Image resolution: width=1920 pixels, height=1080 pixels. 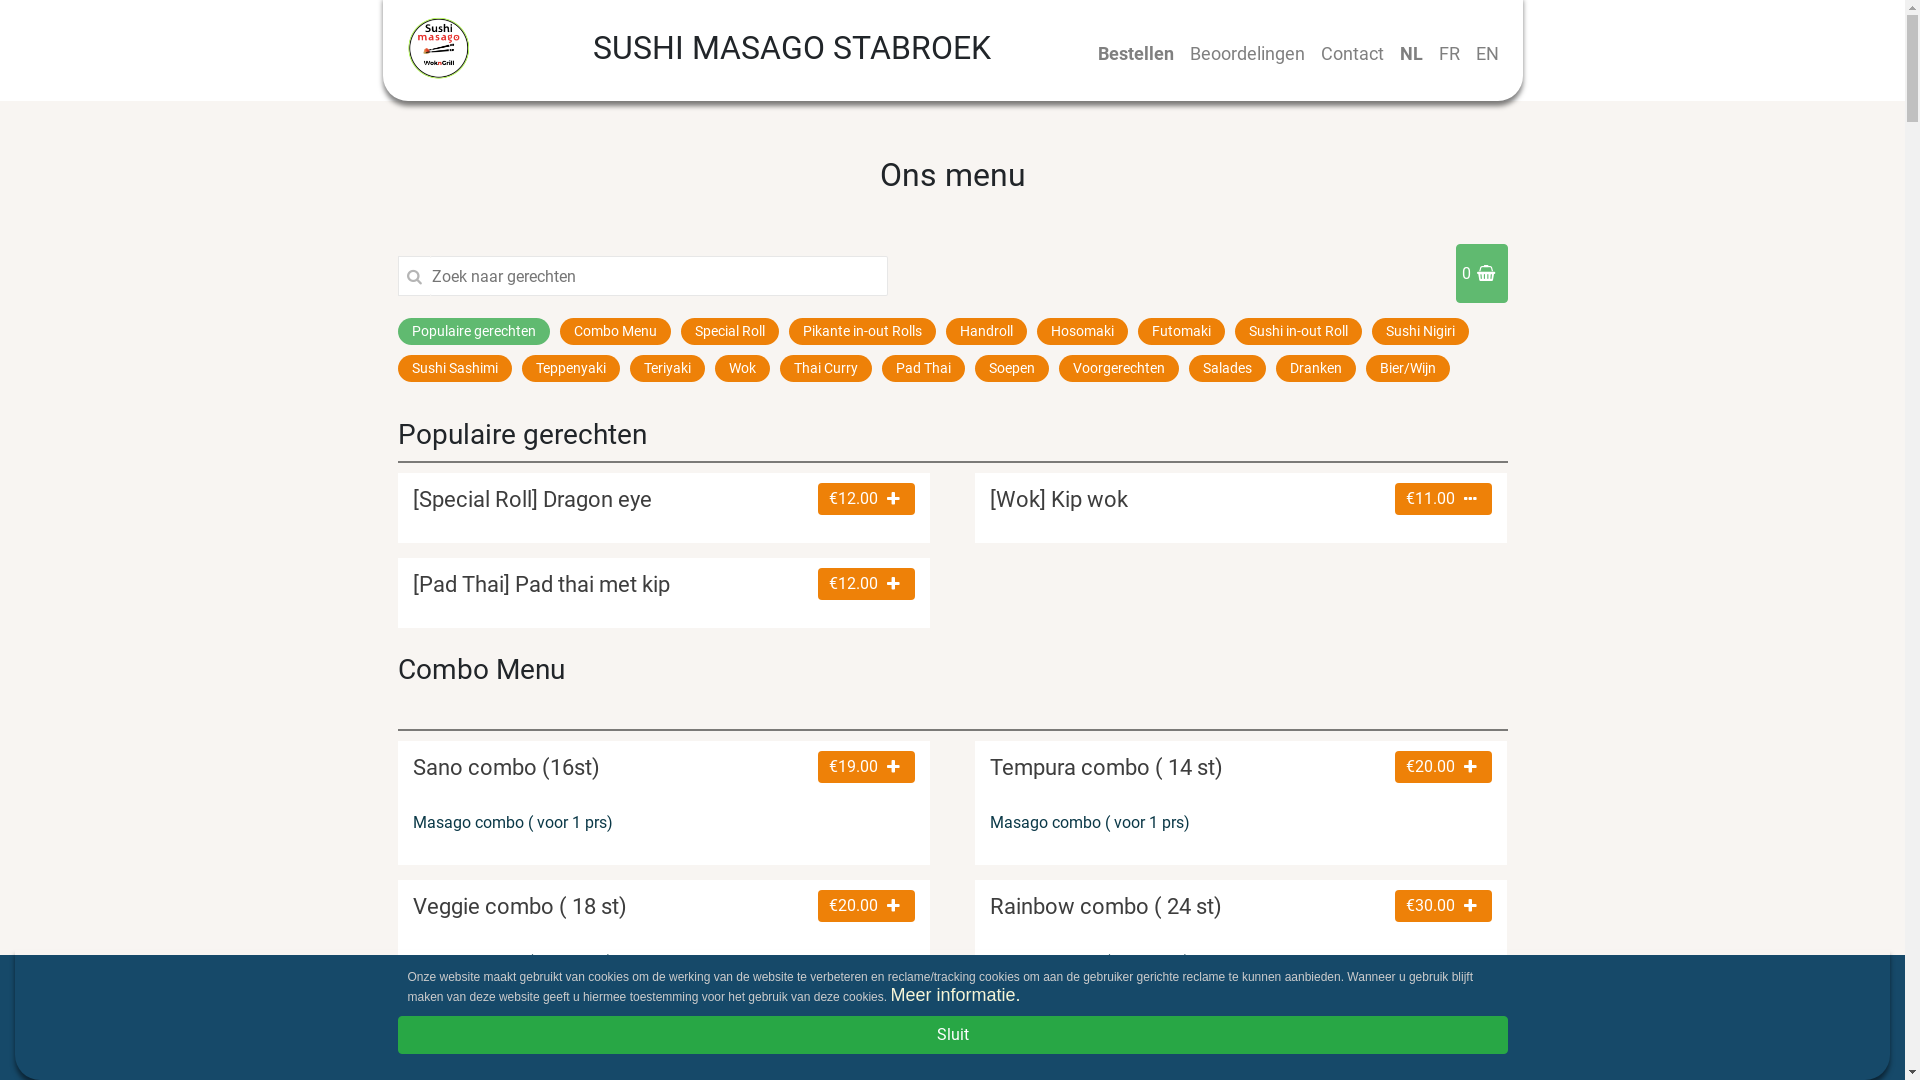 What do you see at coordinates (954, 995) in the screenshot?
I see `'Meer informatie.'` at bounding box center [954, 995].